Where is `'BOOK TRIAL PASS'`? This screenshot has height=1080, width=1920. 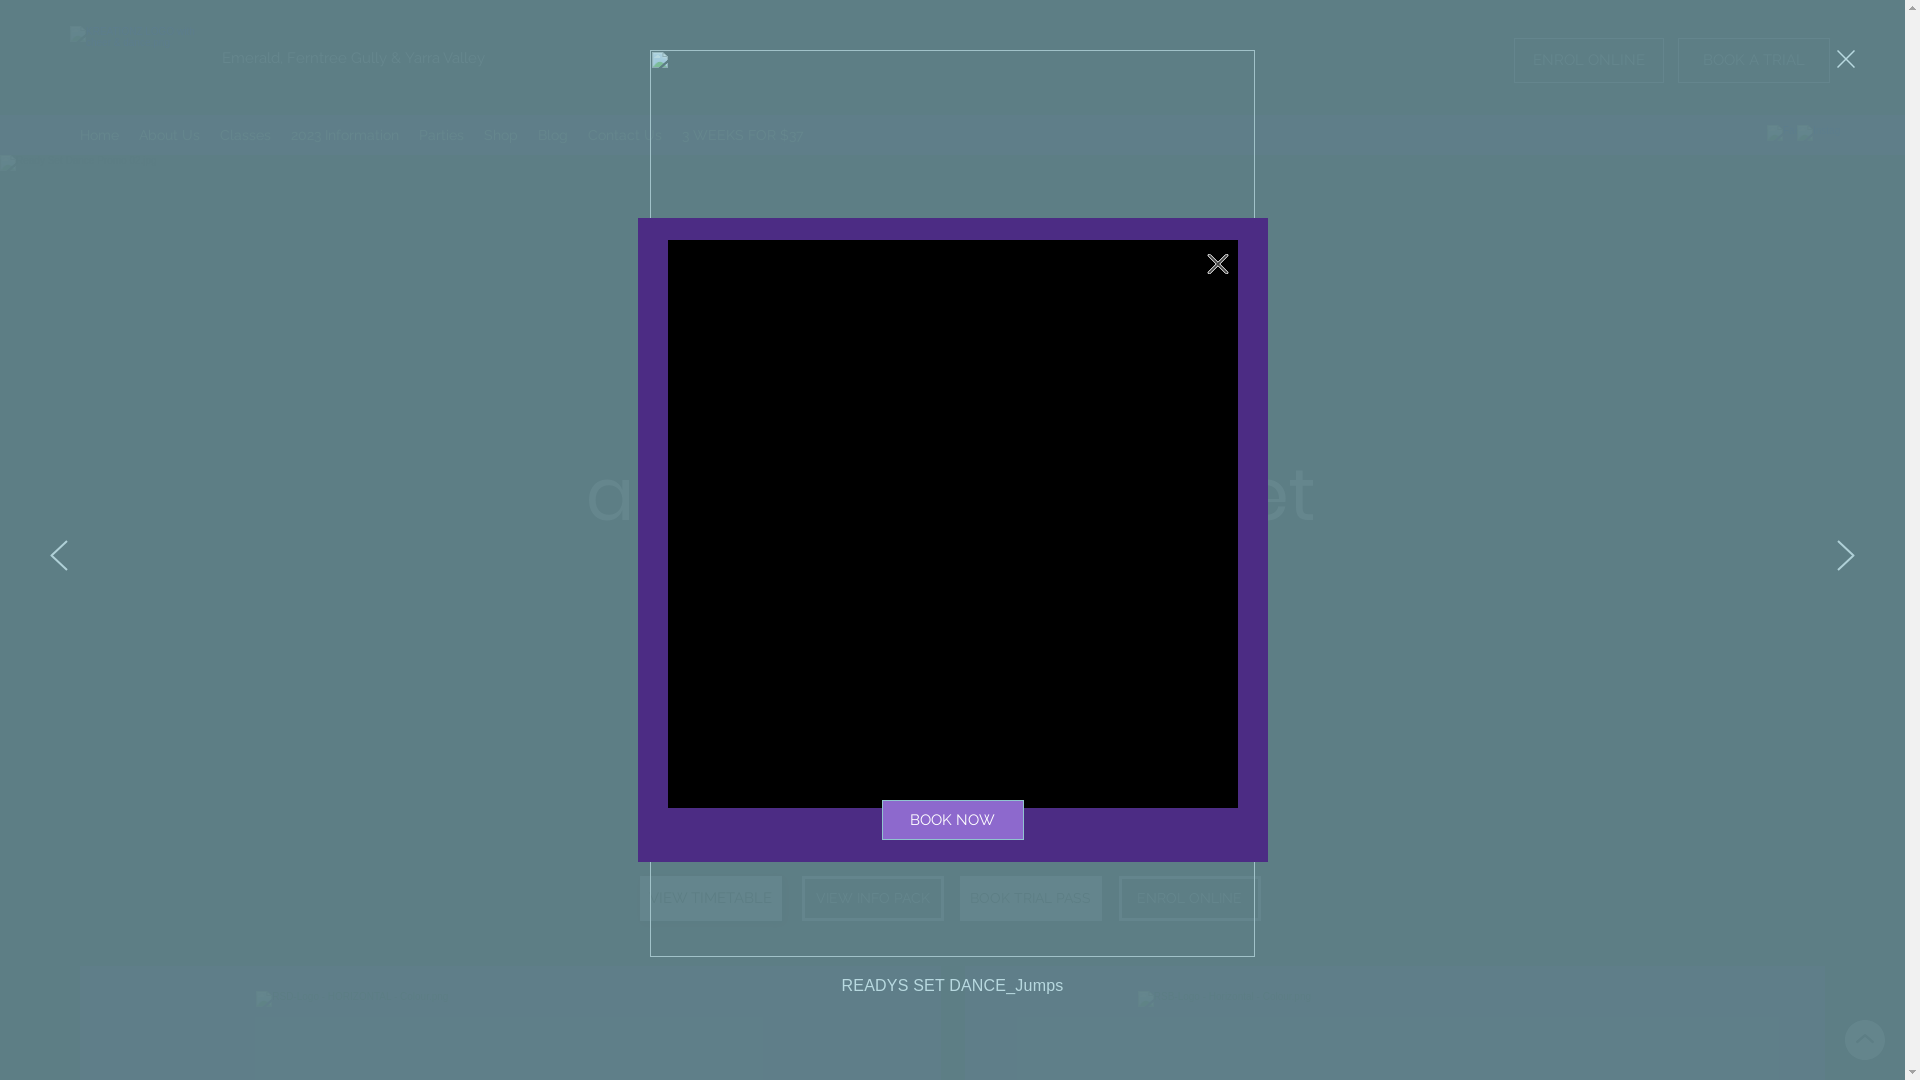
'BOOK TRIAL PASS' is located at coordinates (960, 897).